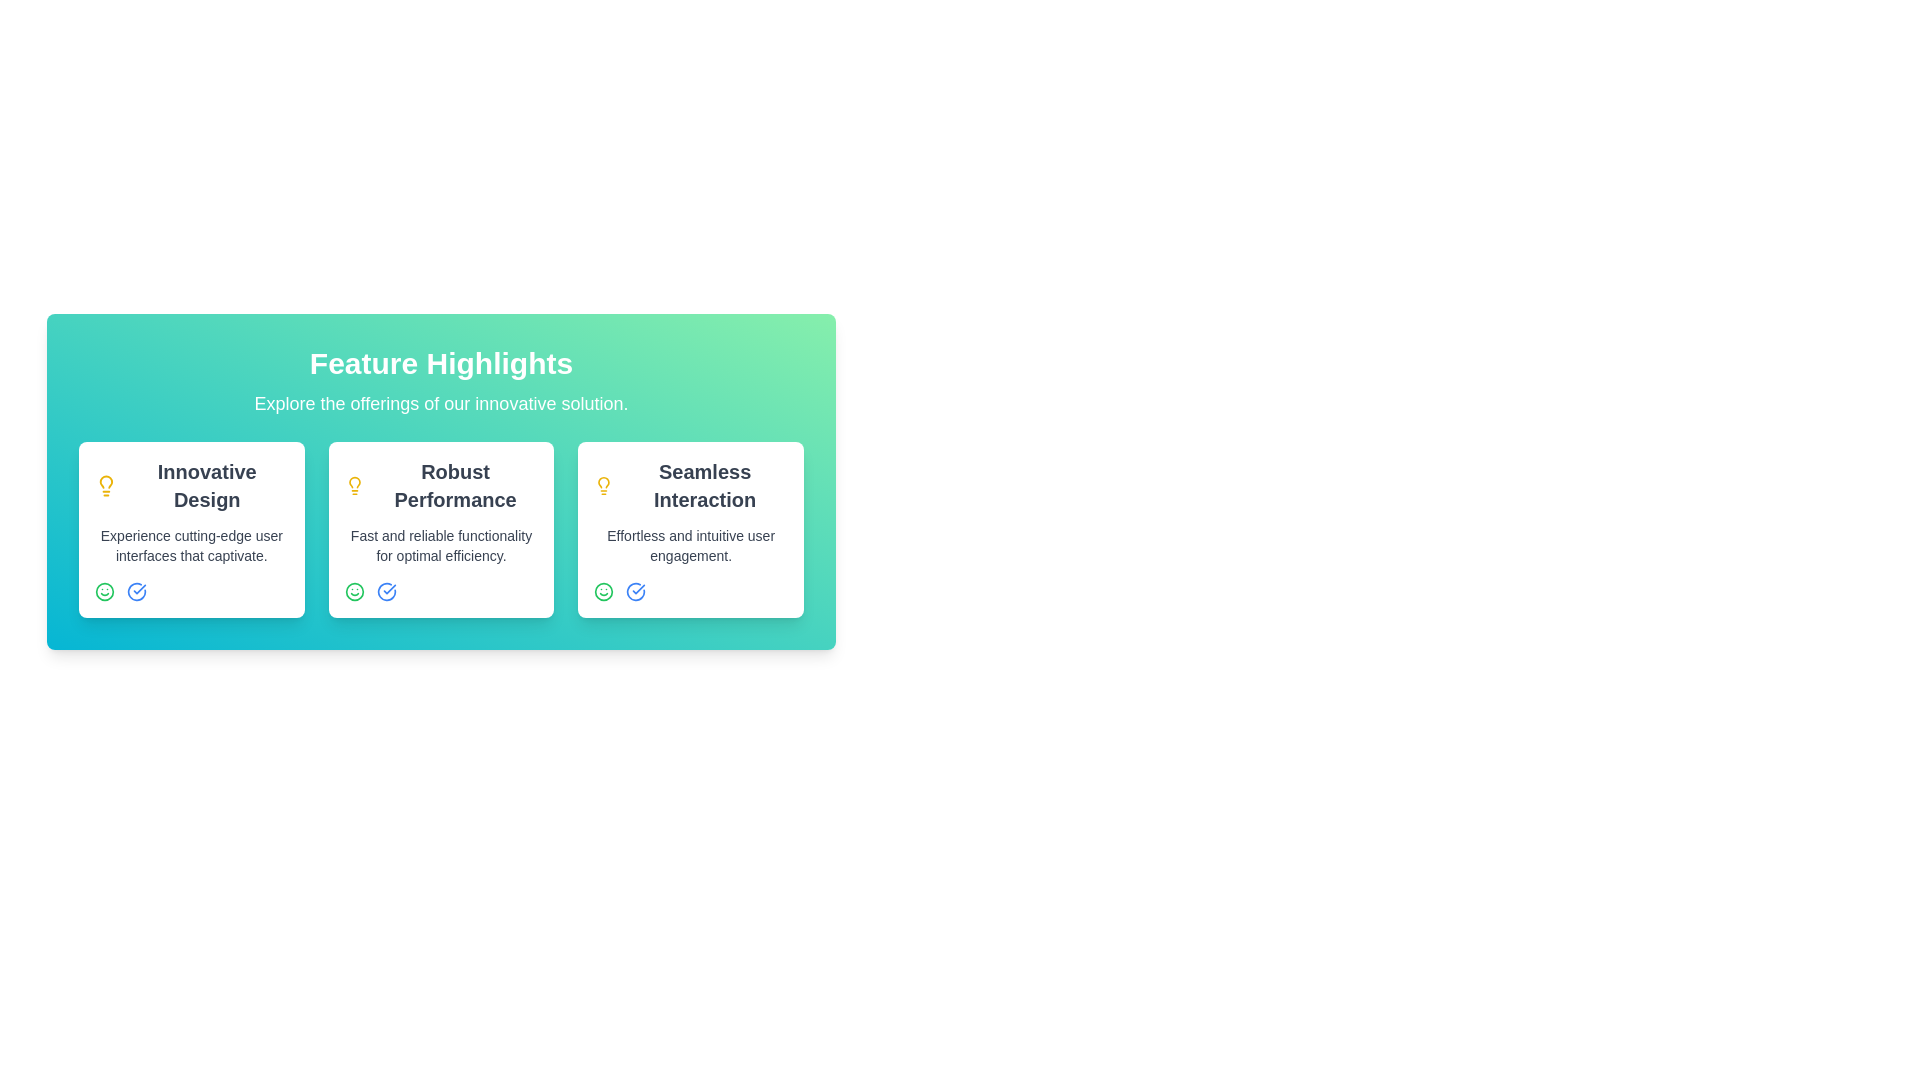 The height and width of the screenshot is (1080, 1920). I want to click on the circular smiley face icon with a green stroke and white fill located in the bottom-left corner of the 'Robust Performance' card, so click(354, 590).